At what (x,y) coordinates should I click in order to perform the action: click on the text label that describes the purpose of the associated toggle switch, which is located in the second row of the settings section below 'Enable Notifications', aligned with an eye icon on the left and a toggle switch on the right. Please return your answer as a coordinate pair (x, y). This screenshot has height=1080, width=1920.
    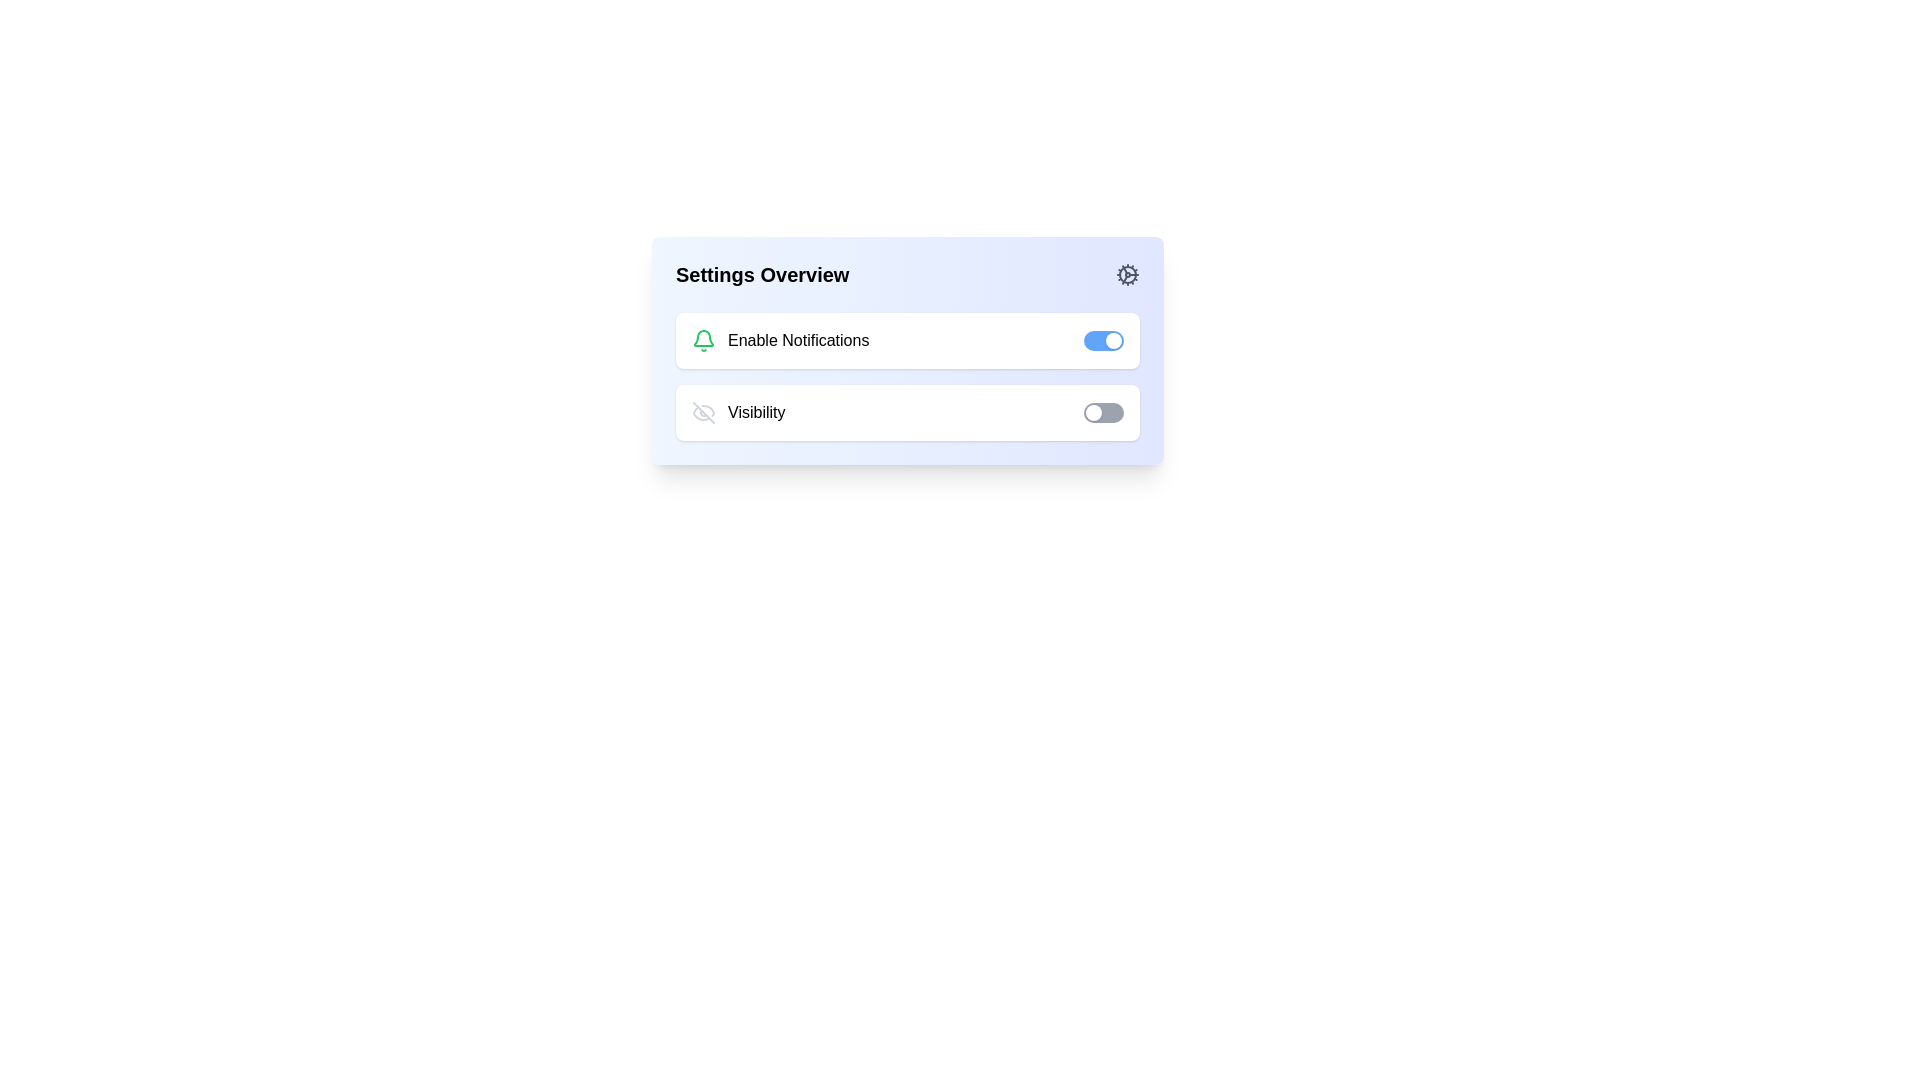
    Looking at the image, I should click on (755, 411).